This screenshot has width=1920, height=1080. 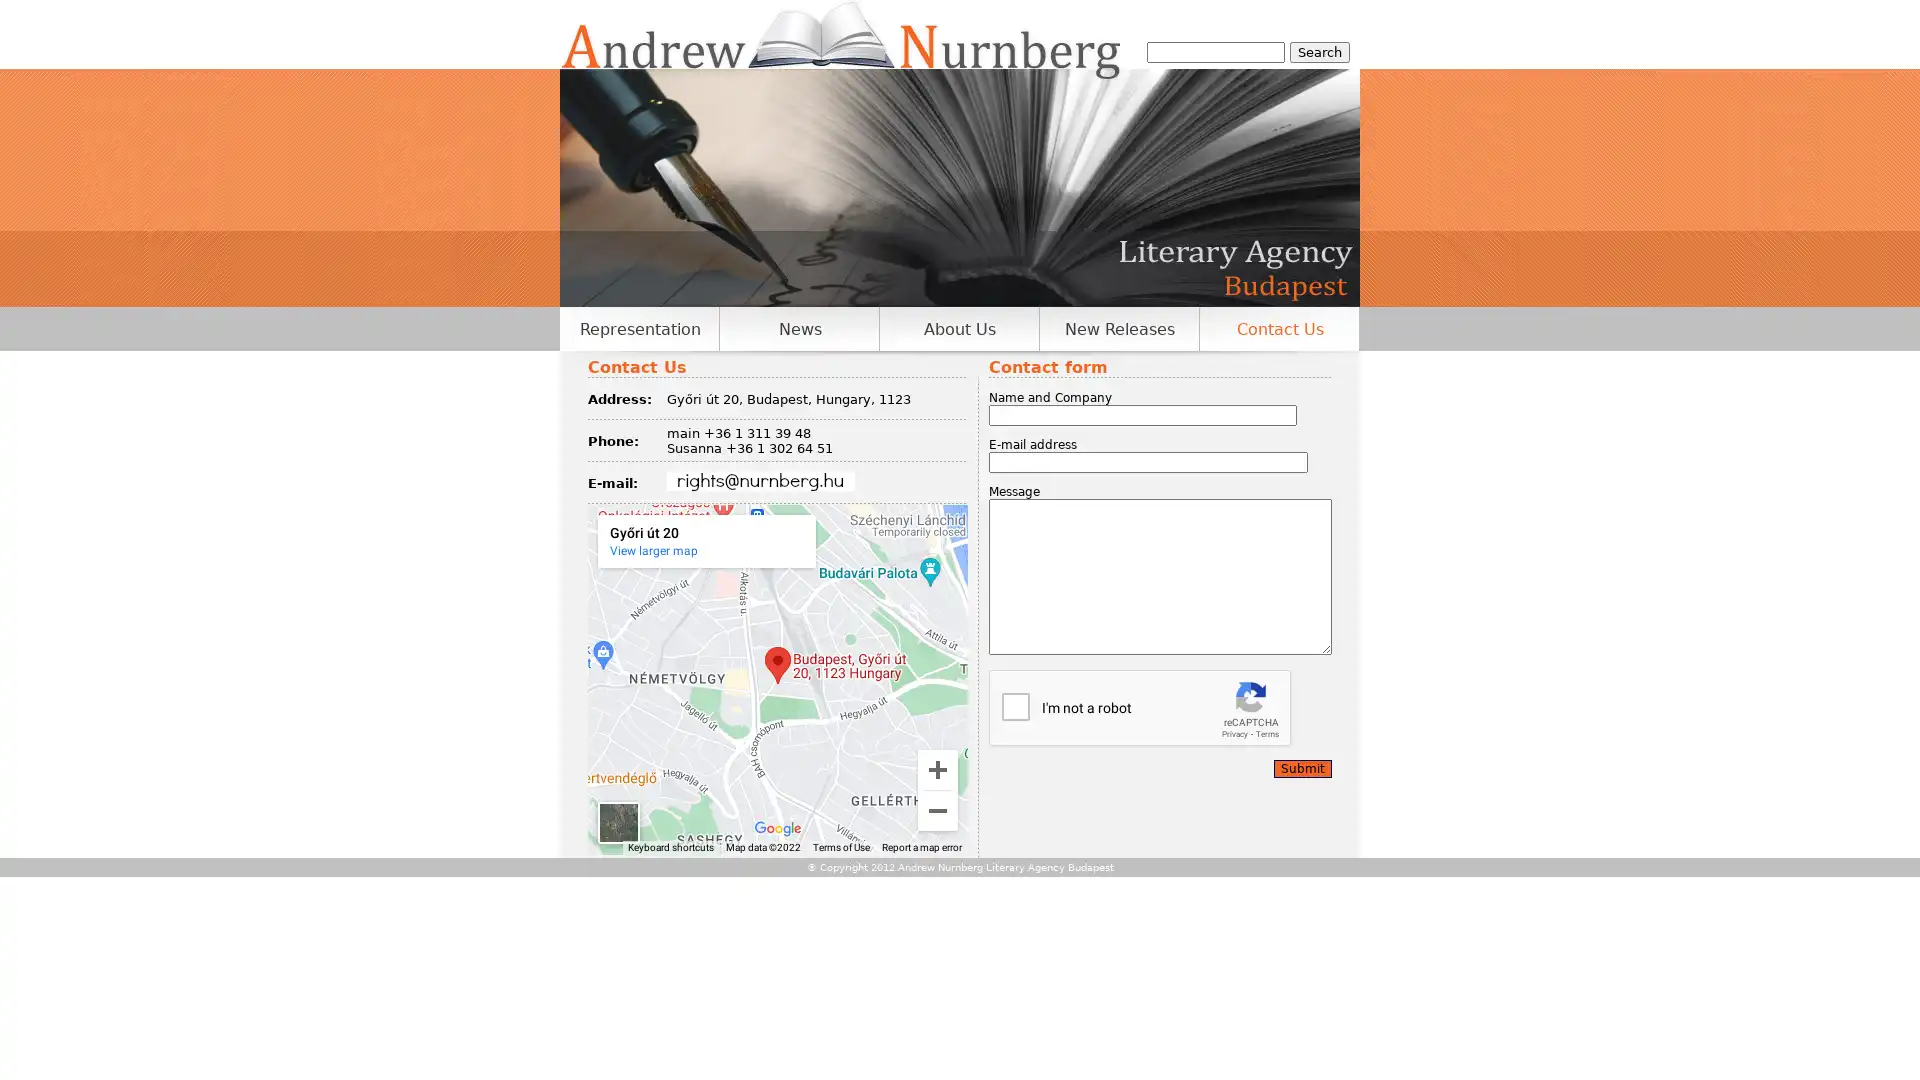 What do you see at coordinates (1302, 767) in the screenshot?
I see `Submit` at bounding box center [1302, 767].